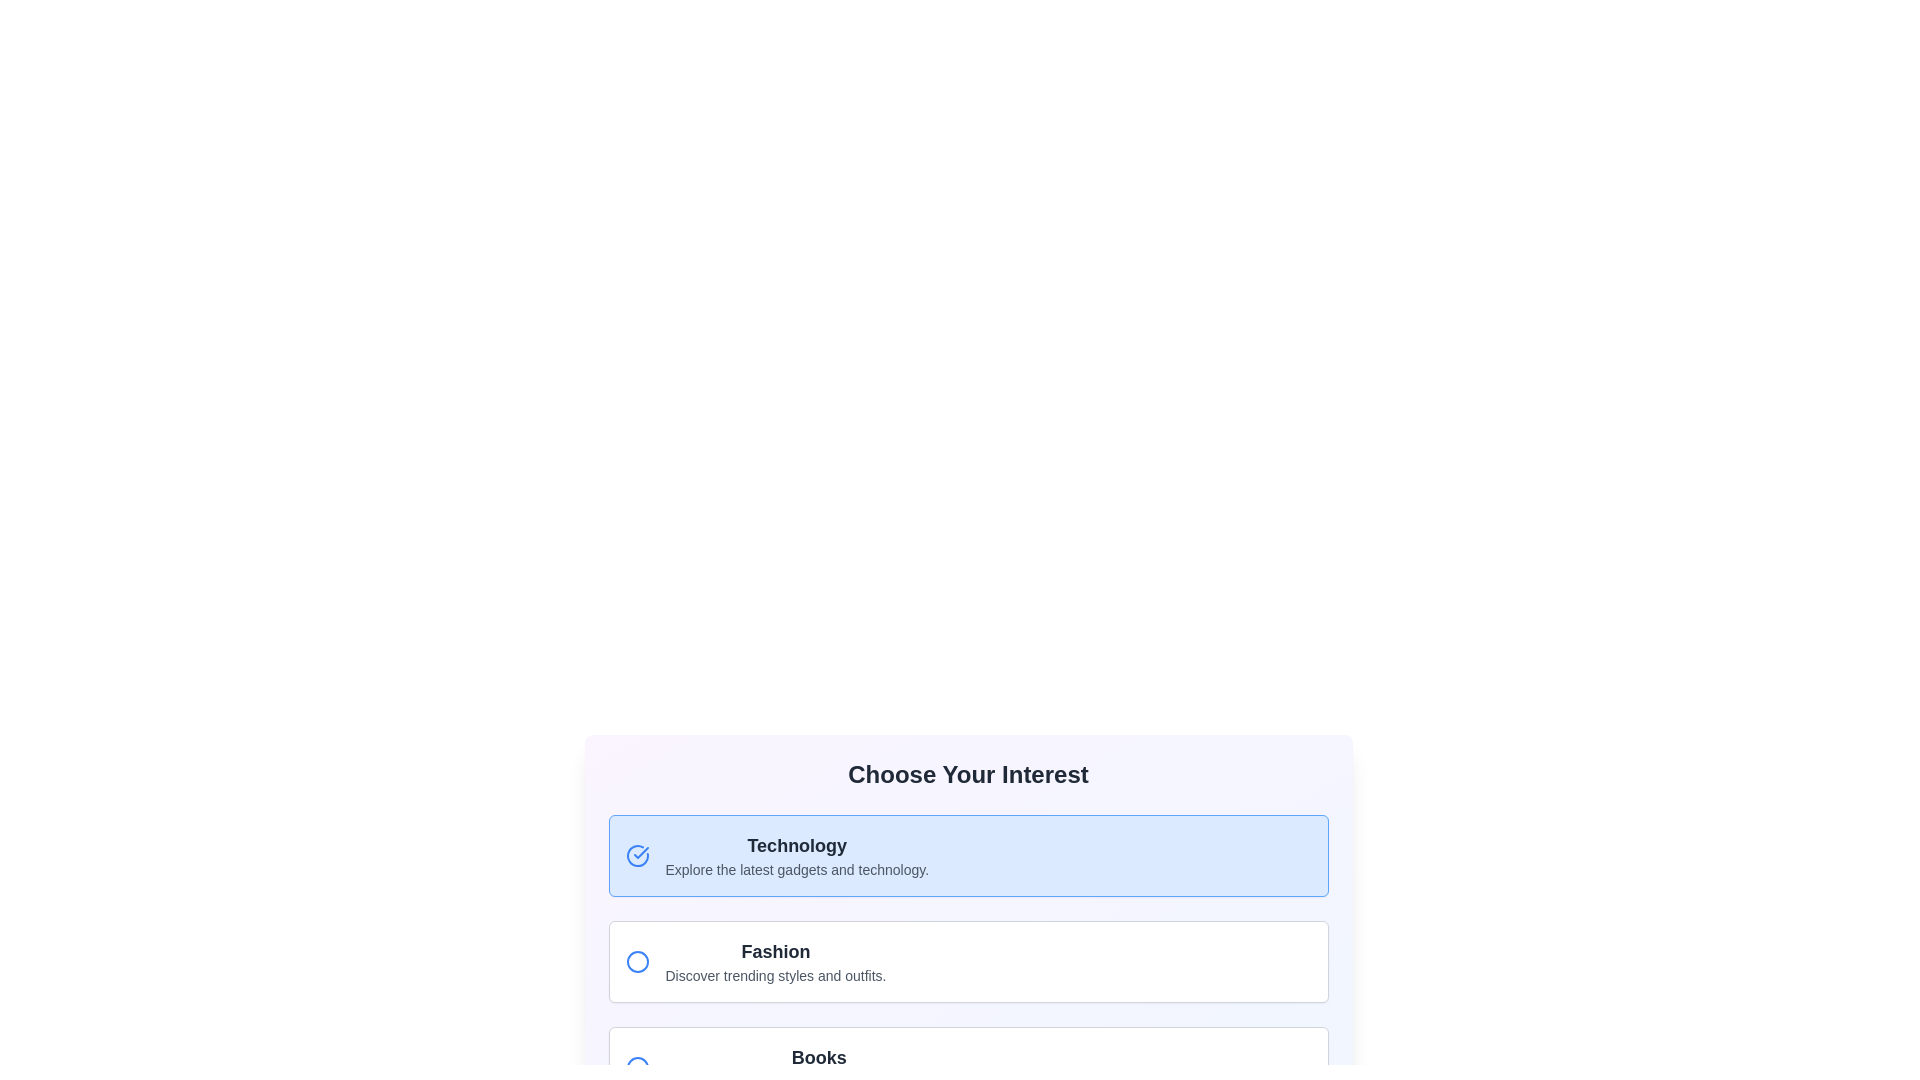 Image resolution: width=1920 pixels, height=1080 pixels. I want to click on the Checkmark icon indicating the selection of the 'Technology' option, which is positioned at the top-left corner of its selection box, so click(641, 852).